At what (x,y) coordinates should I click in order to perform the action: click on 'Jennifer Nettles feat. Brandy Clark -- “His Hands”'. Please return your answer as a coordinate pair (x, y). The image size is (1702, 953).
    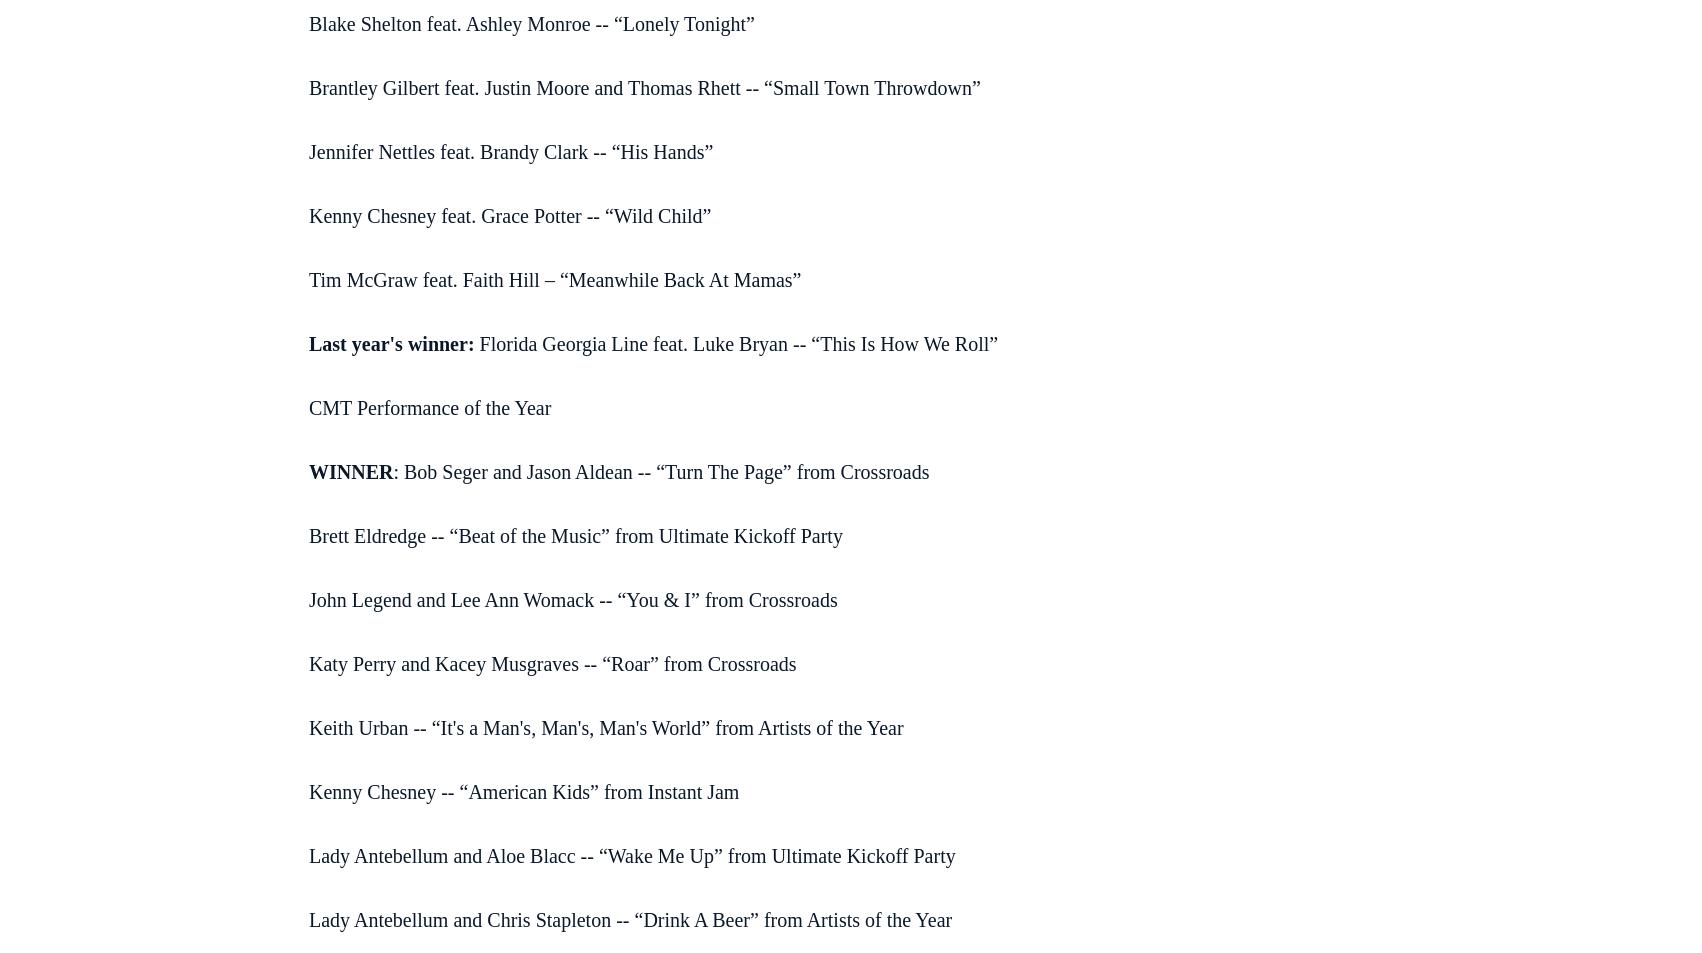
    Looking at the image, I should click on (509, 149).